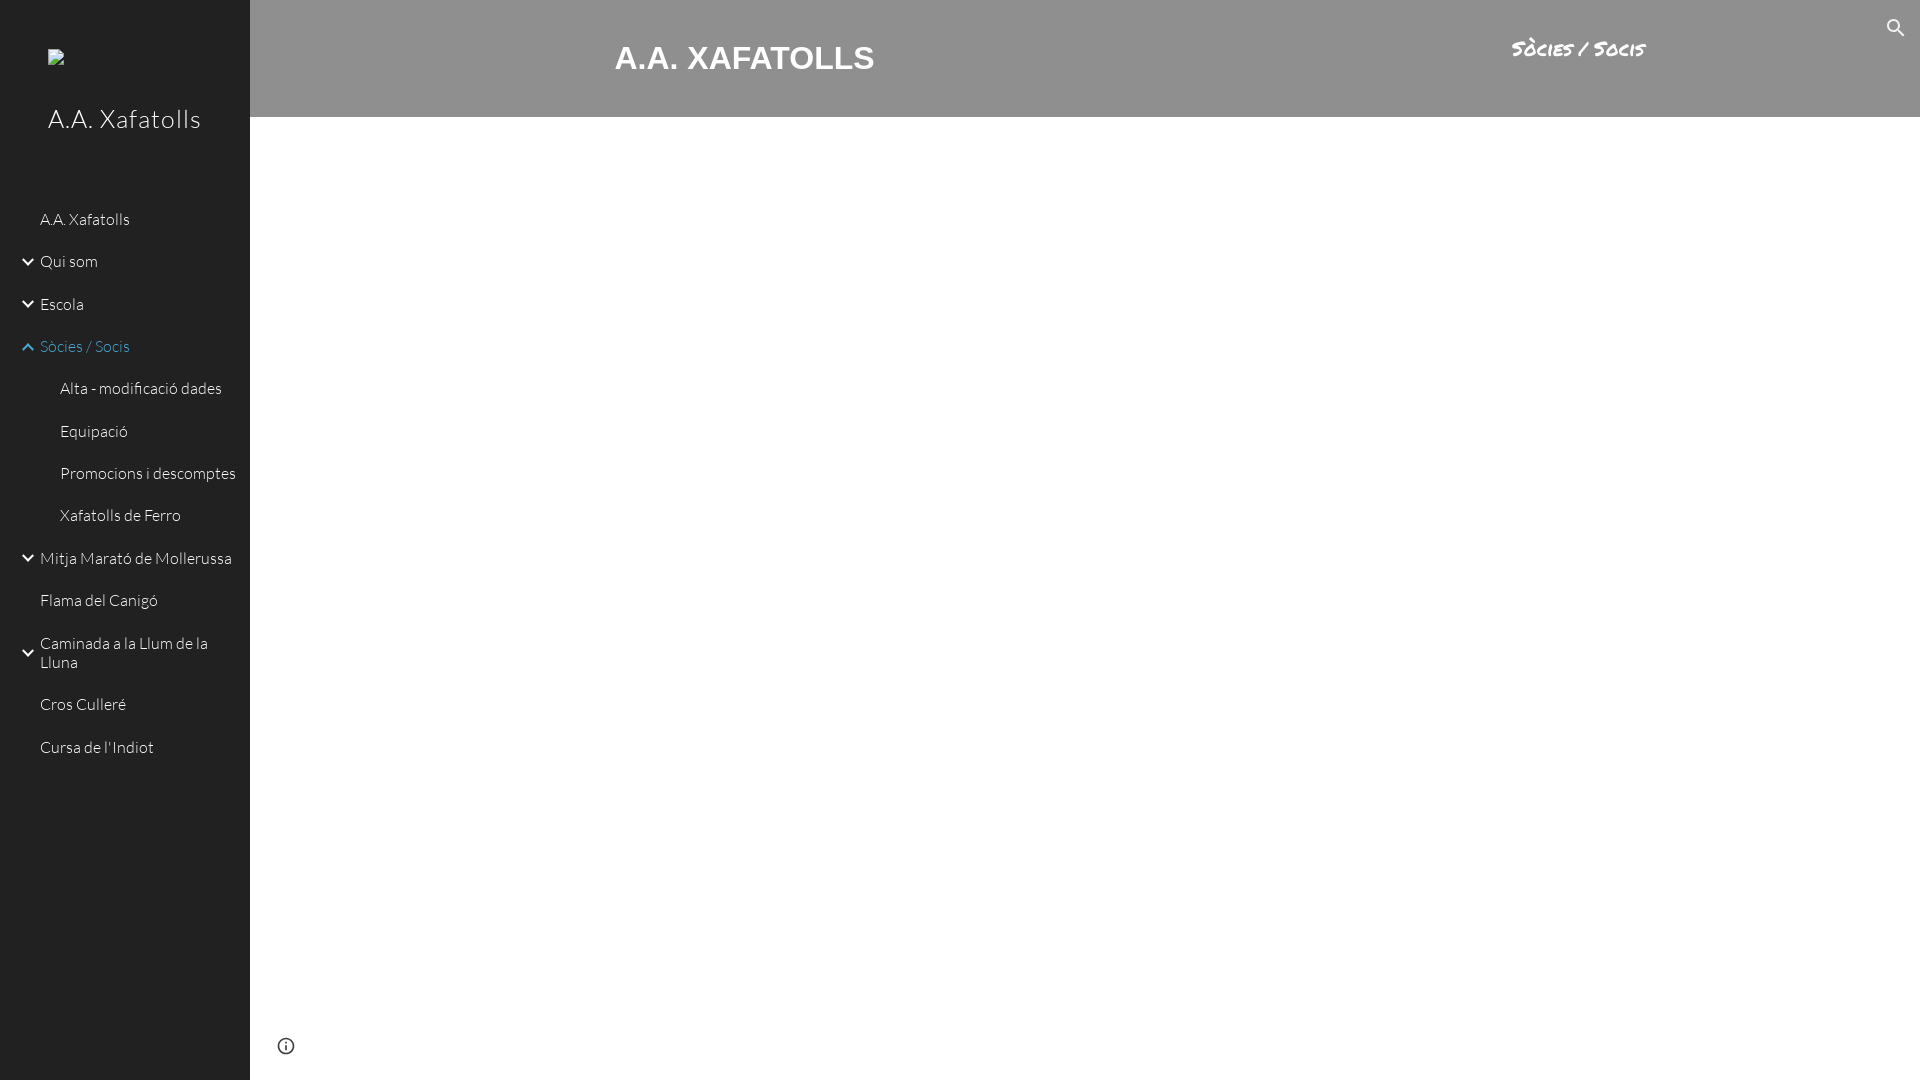 The height and width of the screenshot is (1080, 1920). I want to click on 'Expand/Collapse', so click(22, 304).